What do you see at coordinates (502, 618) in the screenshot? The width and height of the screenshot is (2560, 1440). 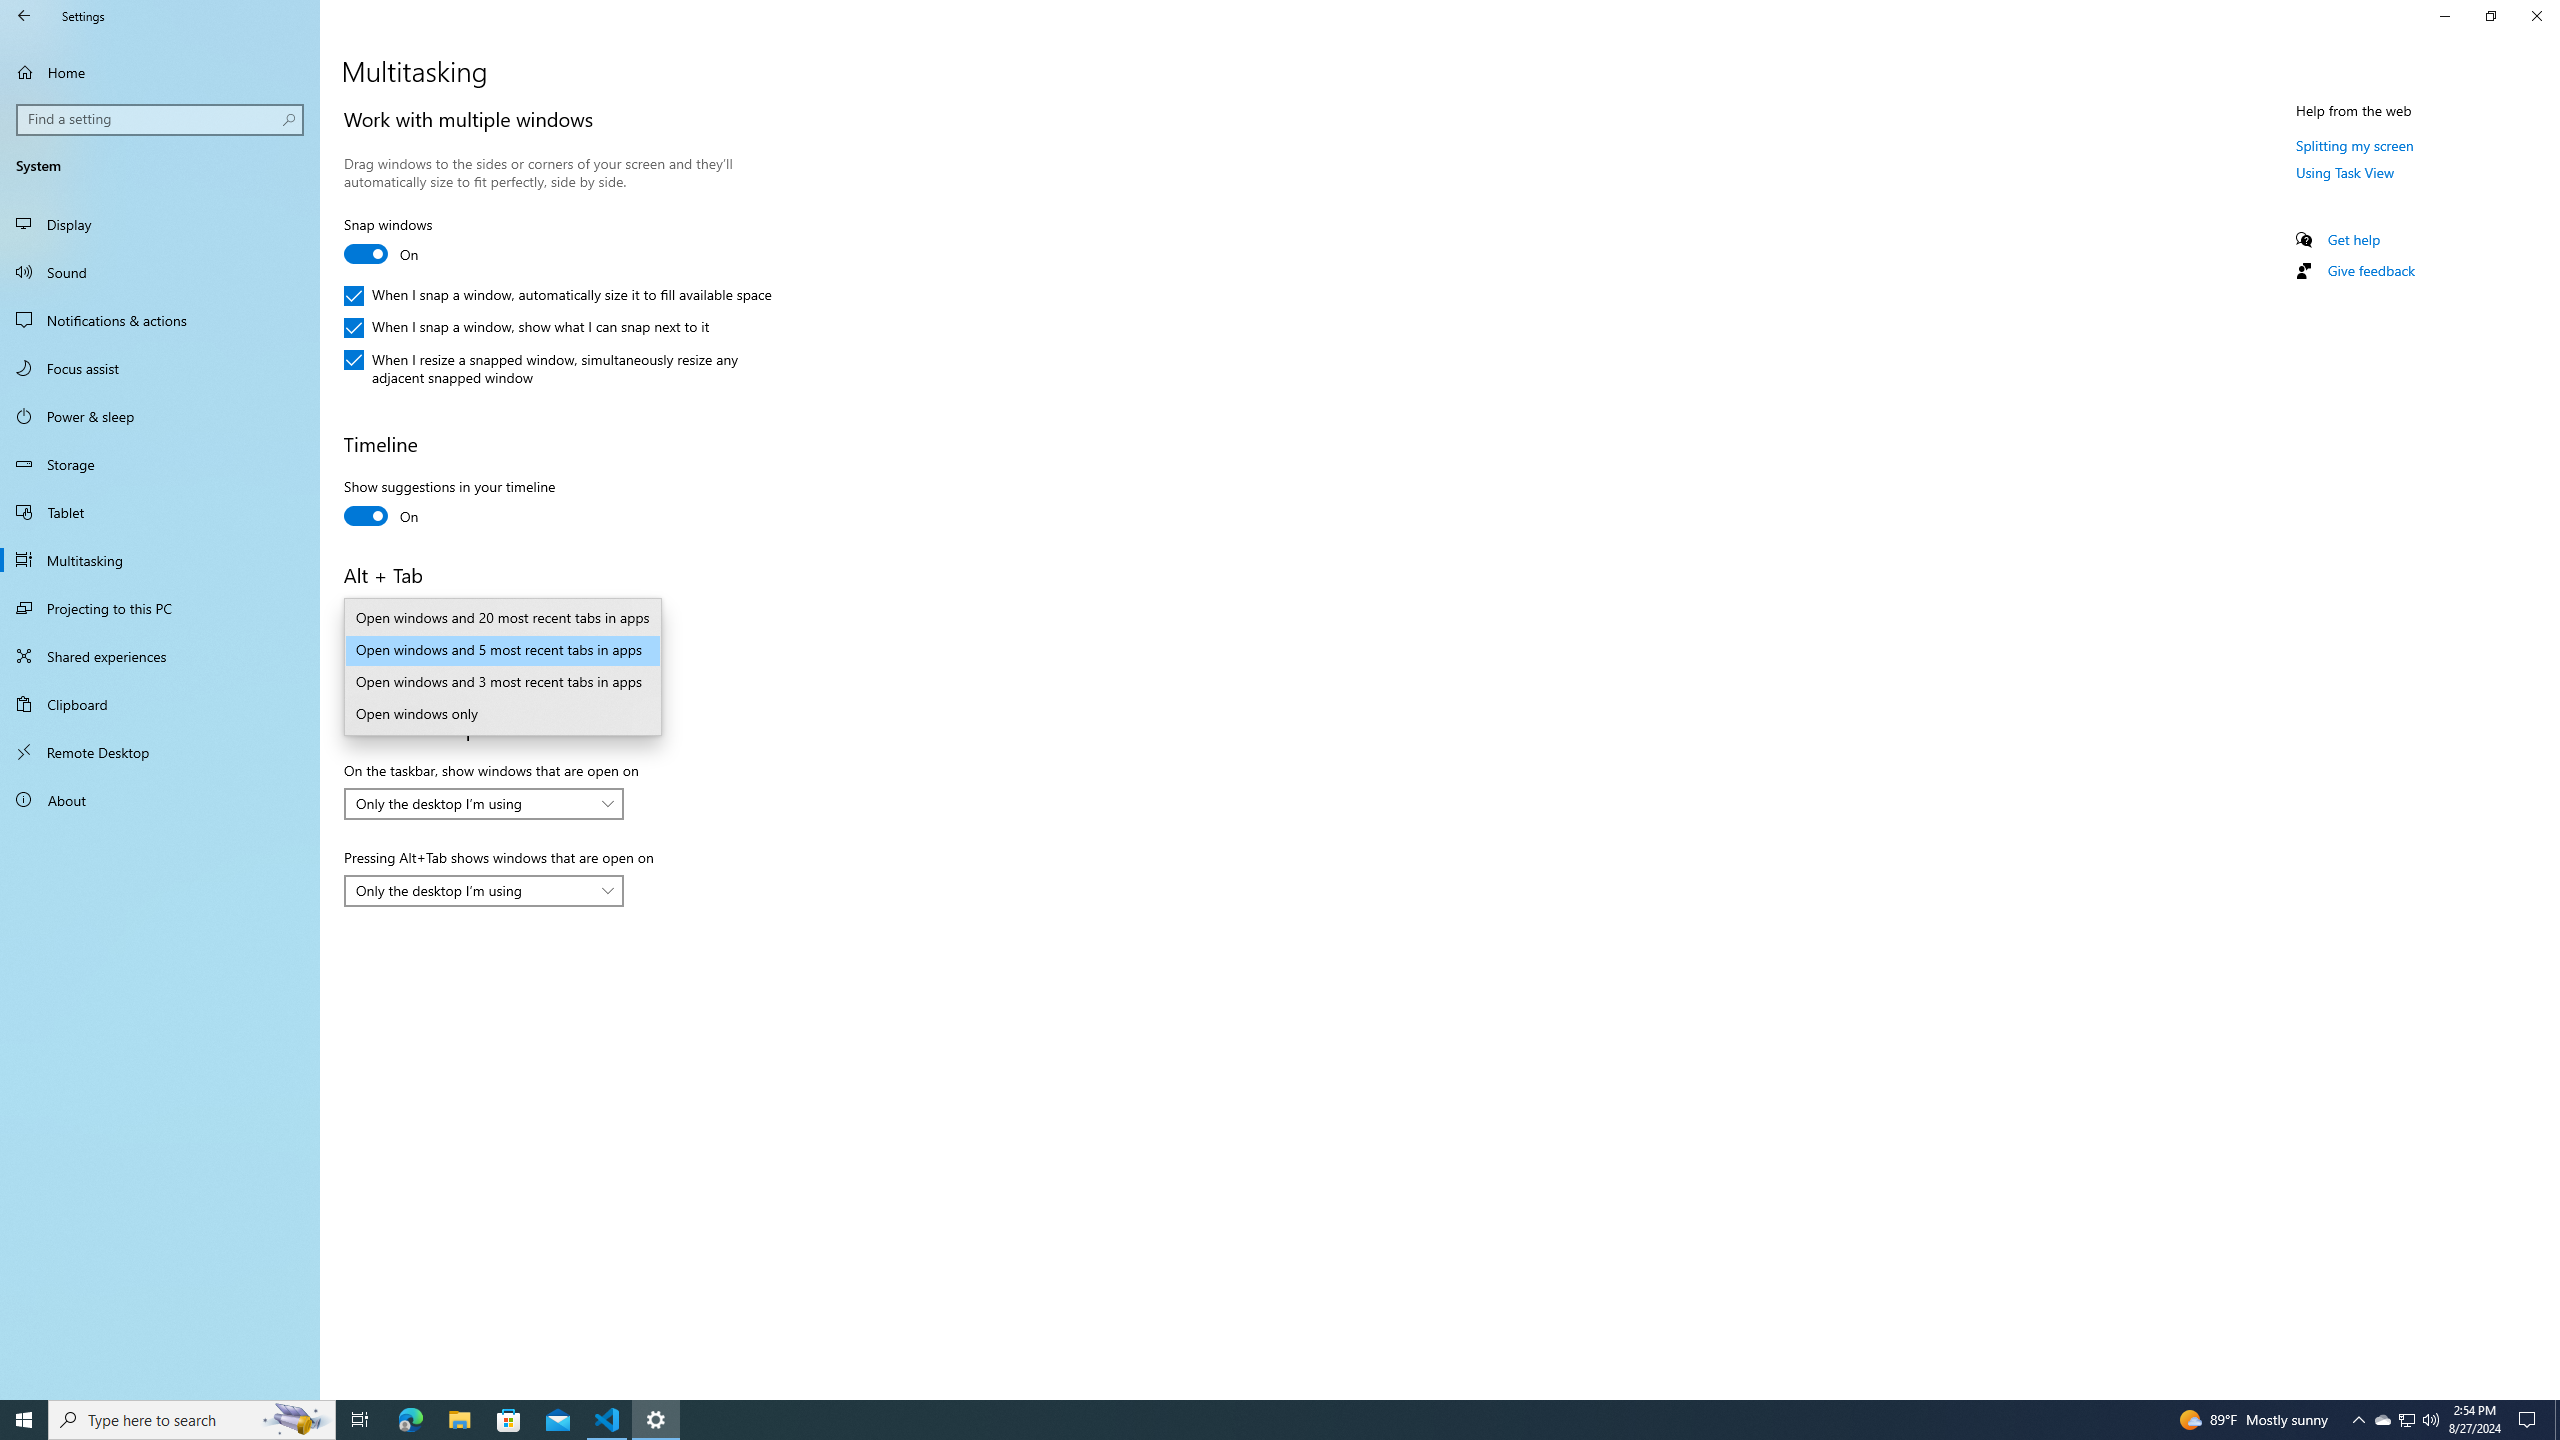 I see `'Open windows and 20 most recent tabs in apps'` at bounding box center [502, 618].